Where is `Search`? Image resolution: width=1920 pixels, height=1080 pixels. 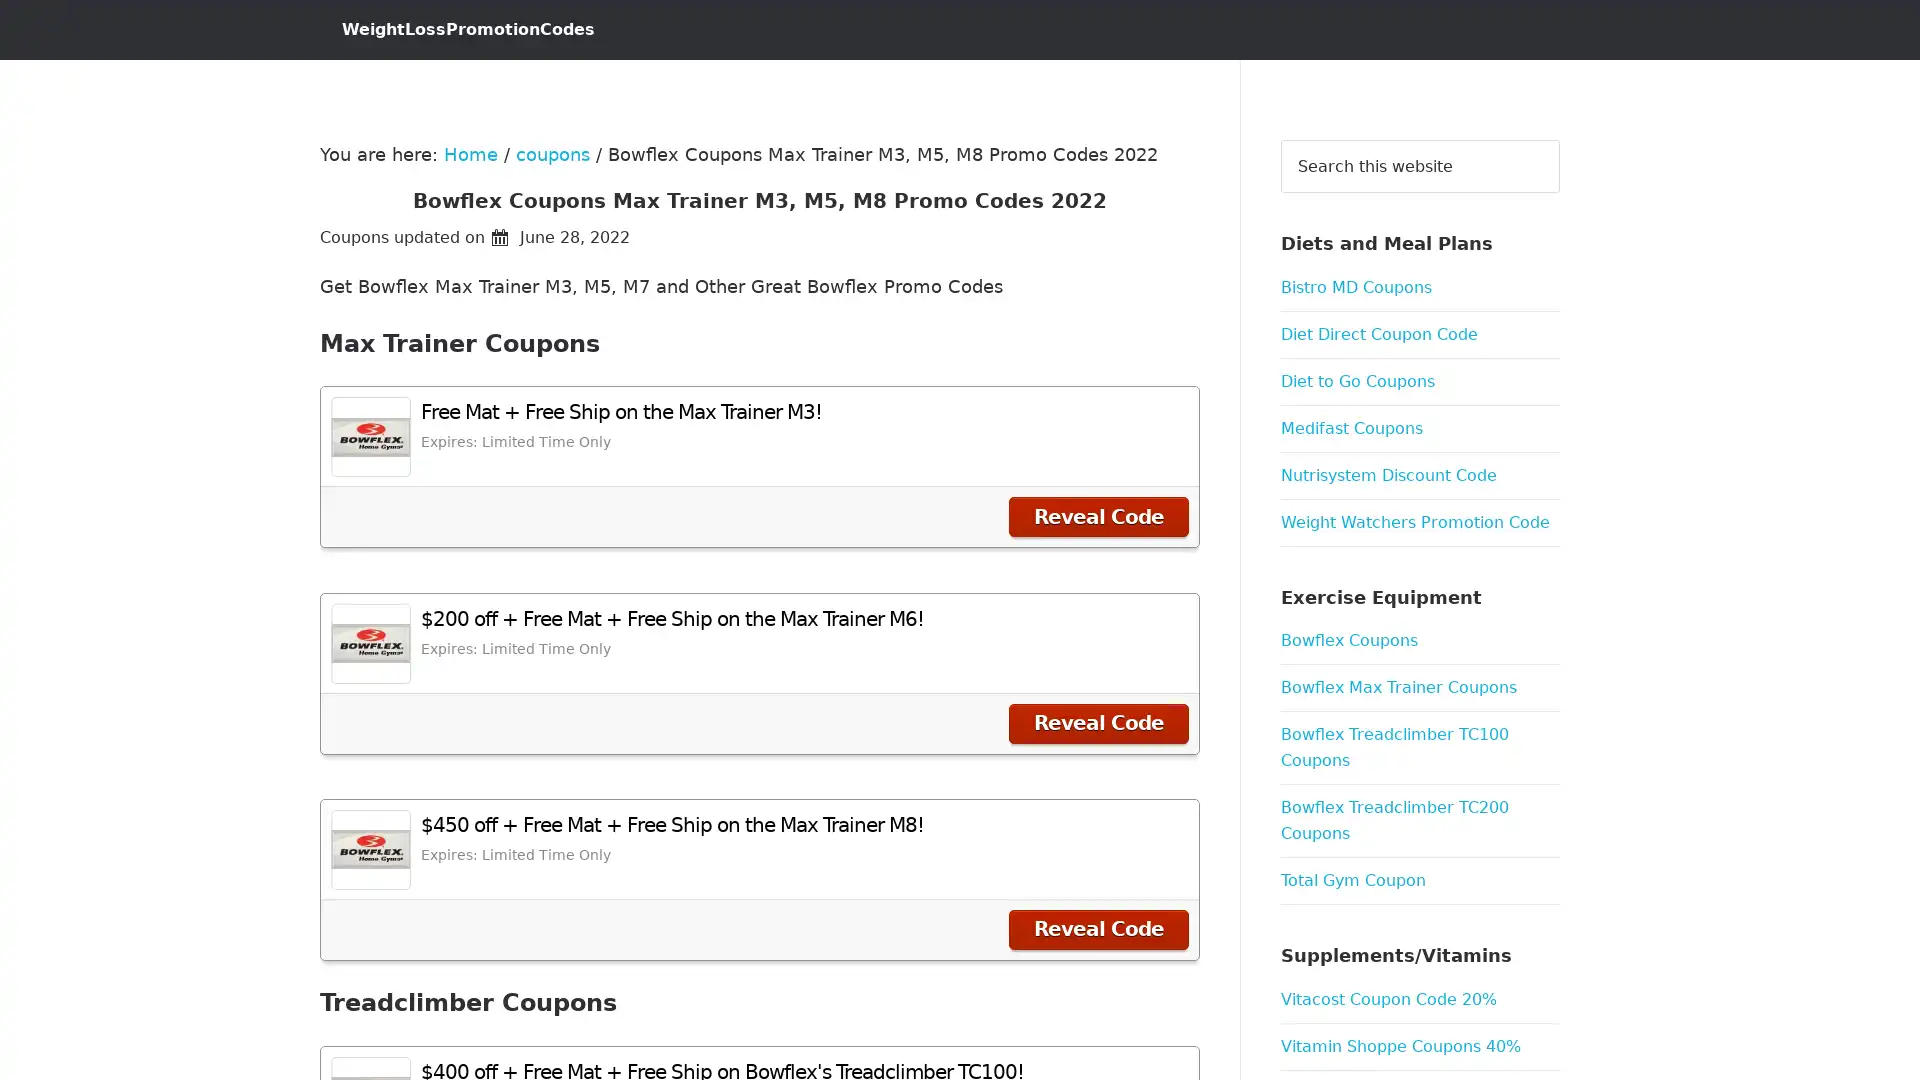
Search is located at coordinates (1558, 138).